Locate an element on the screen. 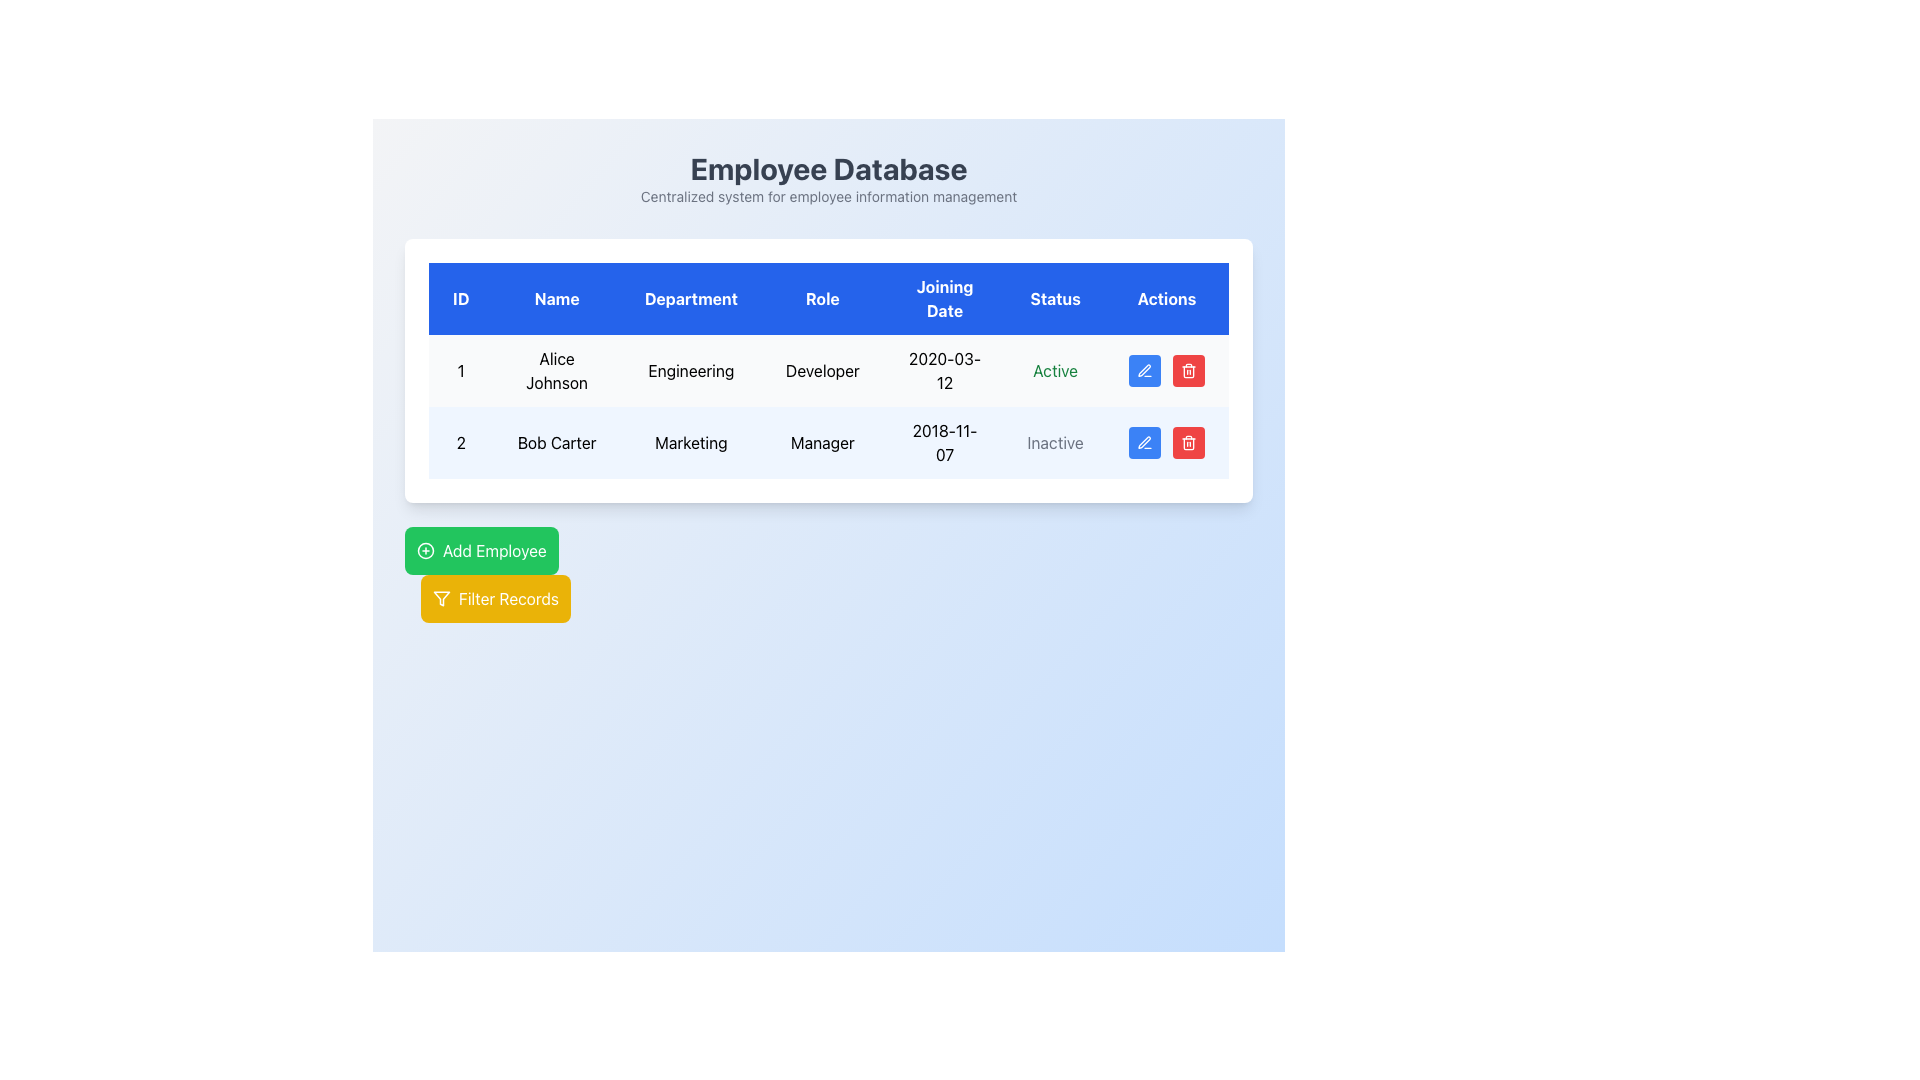 Image resolution: width=1920 pixels, height=1080 pixels. text of the 'Department' header, which is the third column header in the table, located between 'Name' and 'Role' with a blue background and white text is located at coordinates (691, 299).